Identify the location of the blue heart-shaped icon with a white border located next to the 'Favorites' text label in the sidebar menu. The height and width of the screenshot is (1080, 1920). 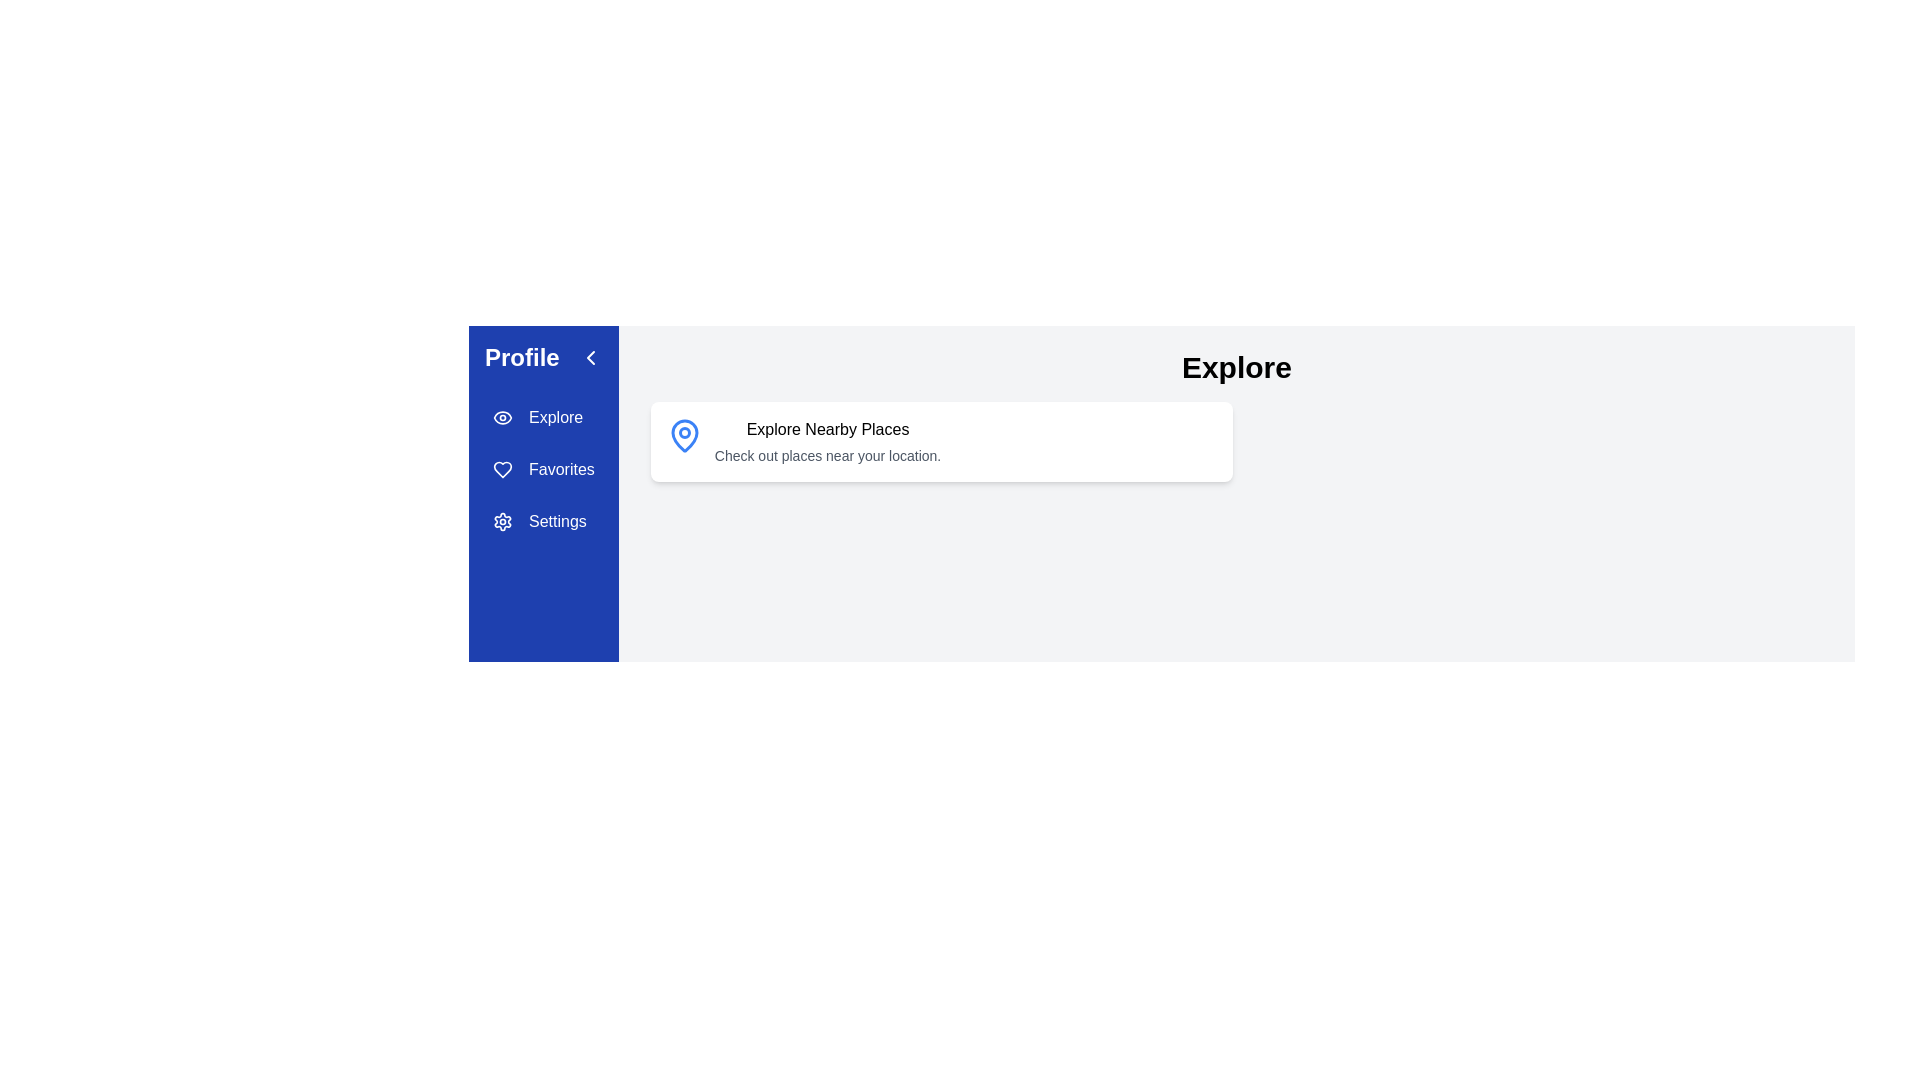
(503, 470).